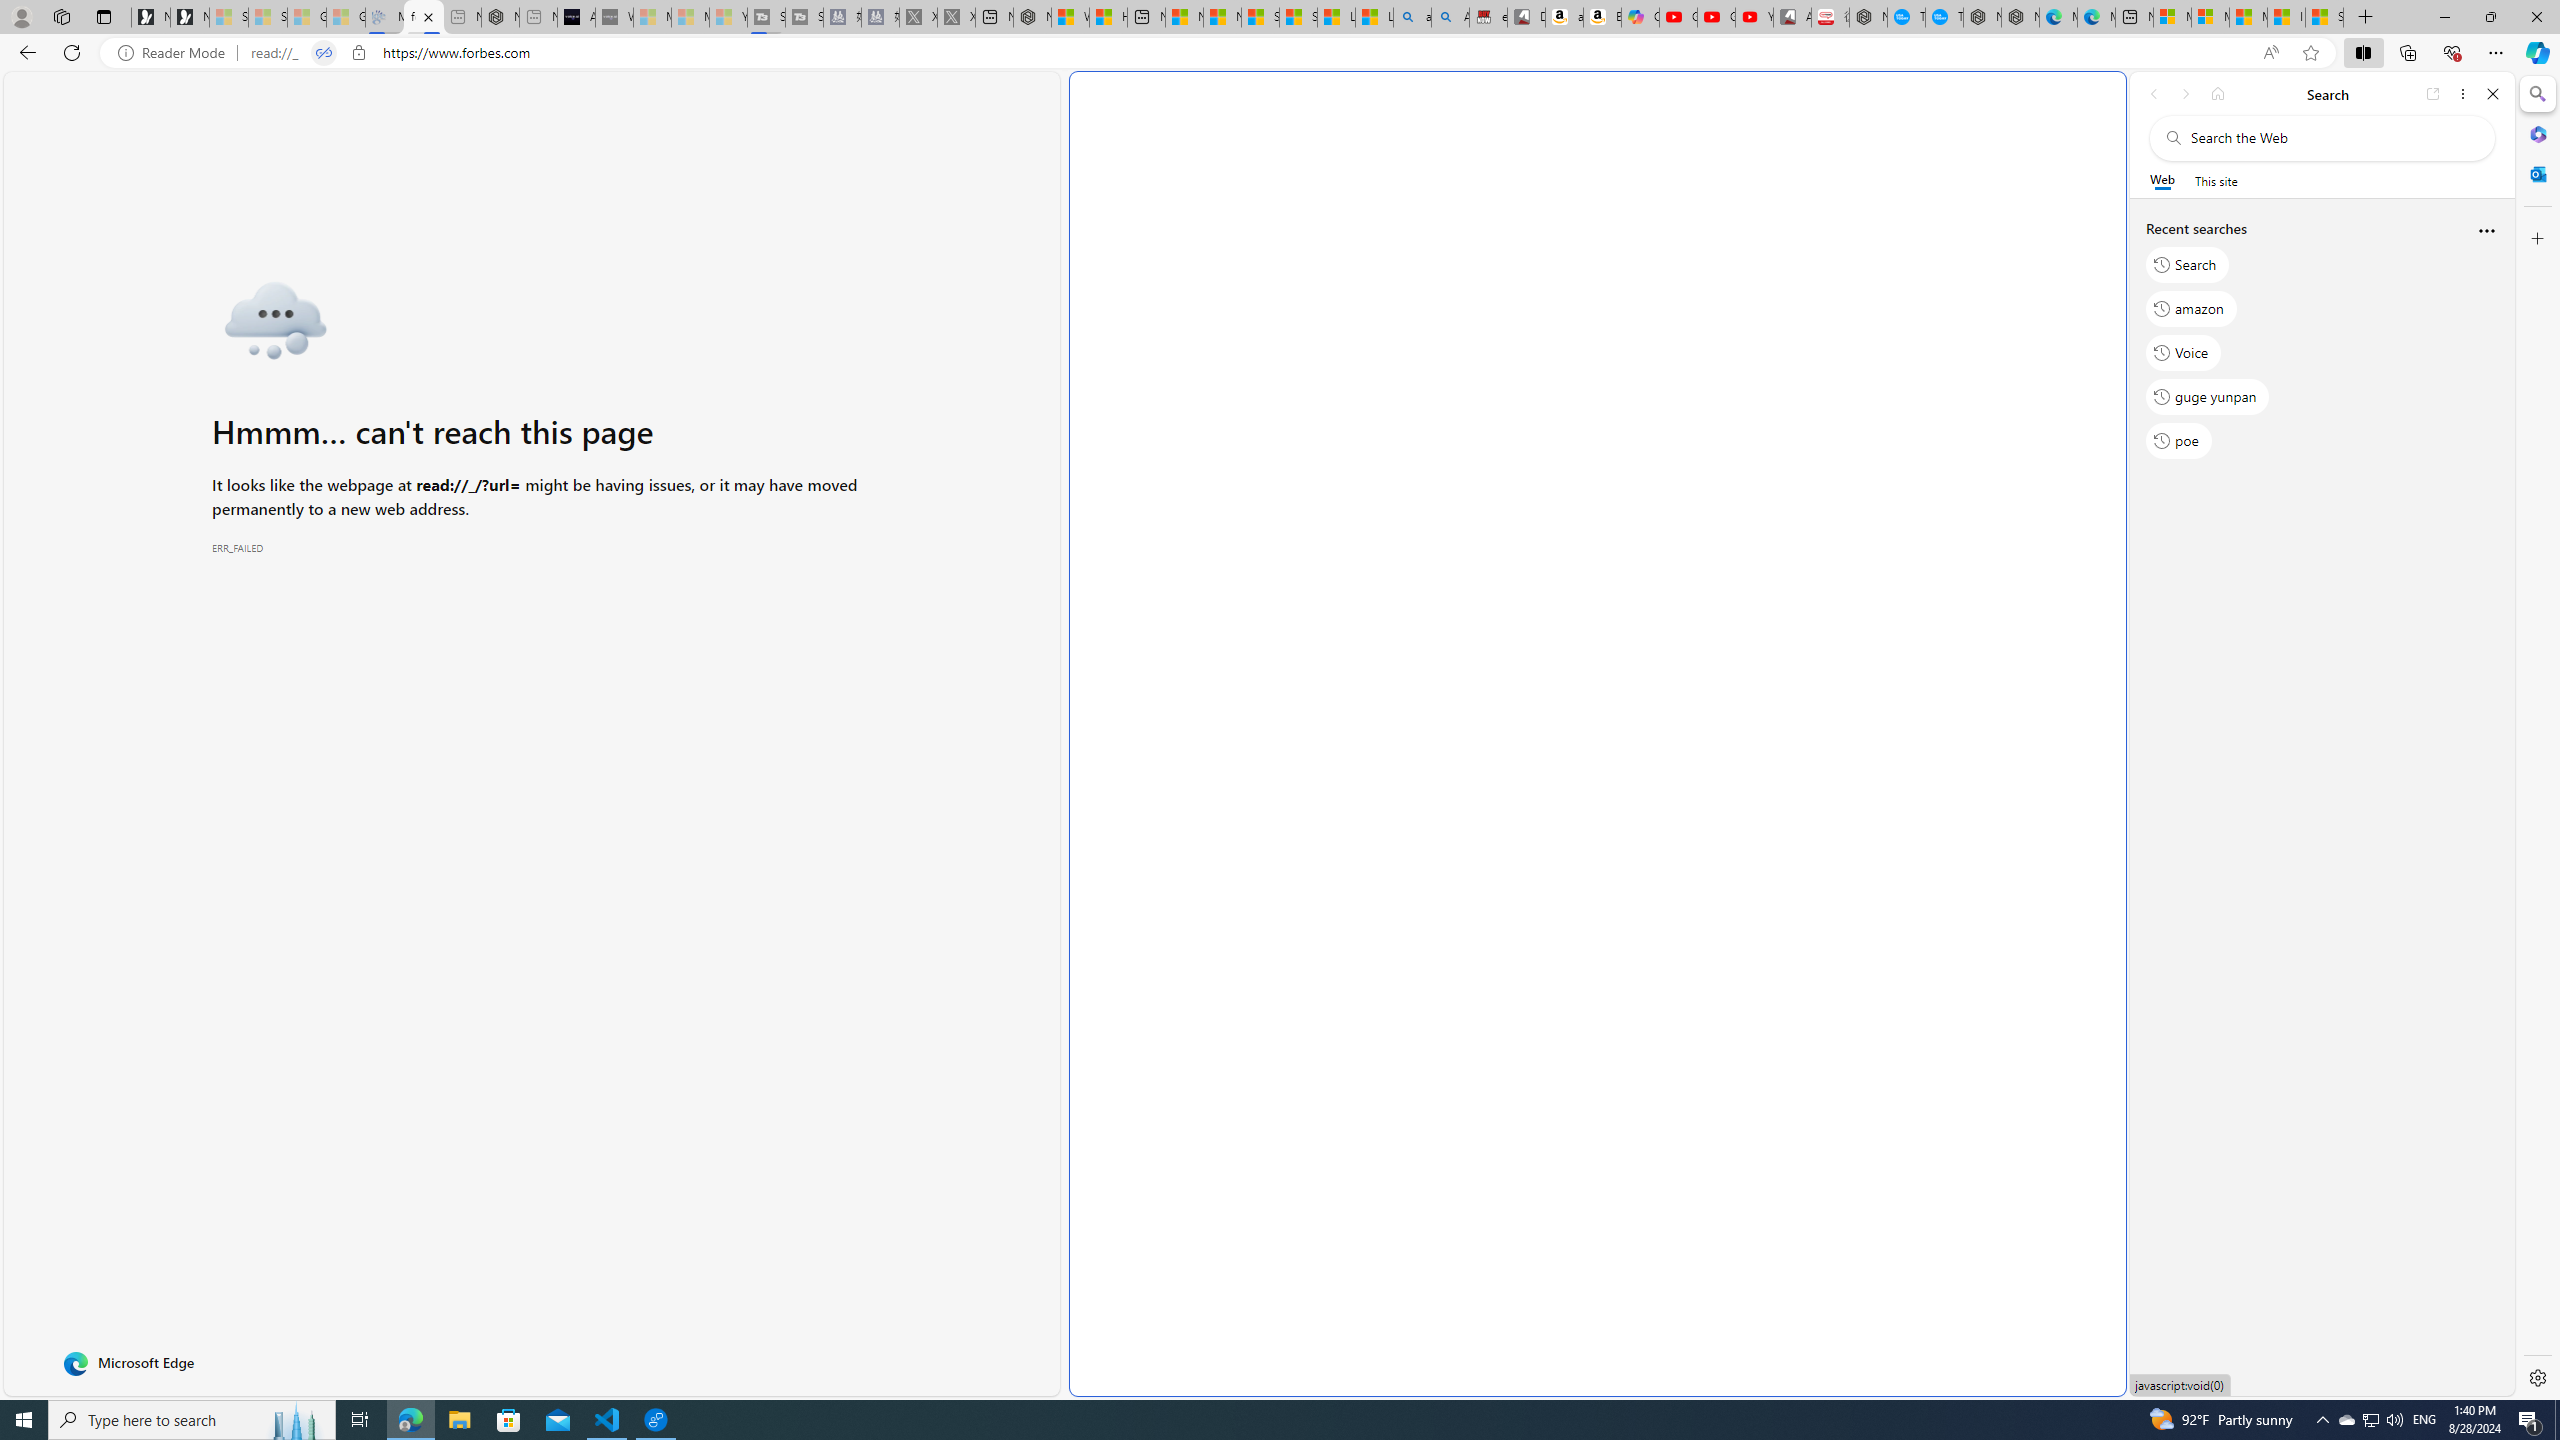 Image resolution: width=2560 pixels, height=1440 pixels. Describe the element at coordinates (1564, 16) in the screenshot. I see `'amazon.in/dp/B0CX59H5W7/?tag=gsmcom05-21'` at that location.